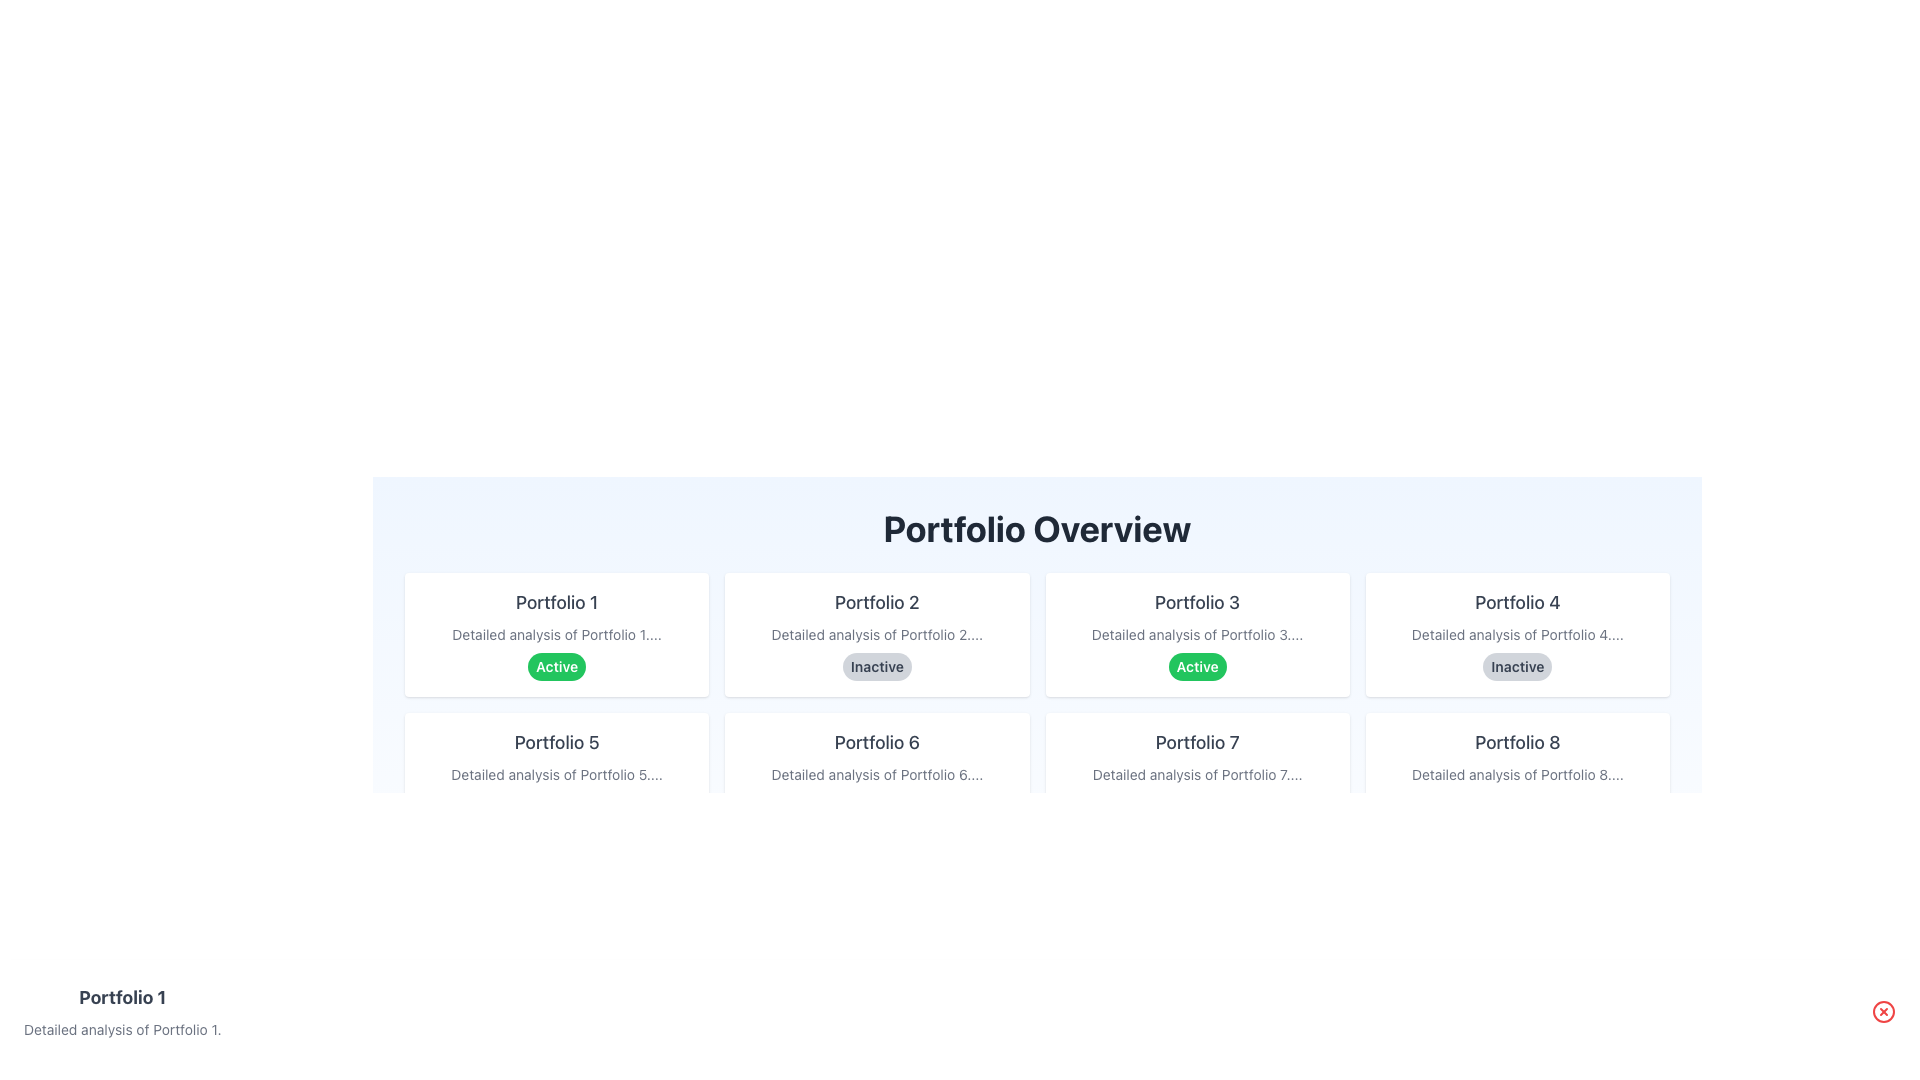 This screenshot has width=1920, height=1080. What do you see at coordinates (877, 667) in the screenshot?
I see `the static label that indicates the status of 'Portfolio 2', which displays 'Inactive' and is located at the bottom of the corresponding card in the grid layout` at bounding box center [877, 667].